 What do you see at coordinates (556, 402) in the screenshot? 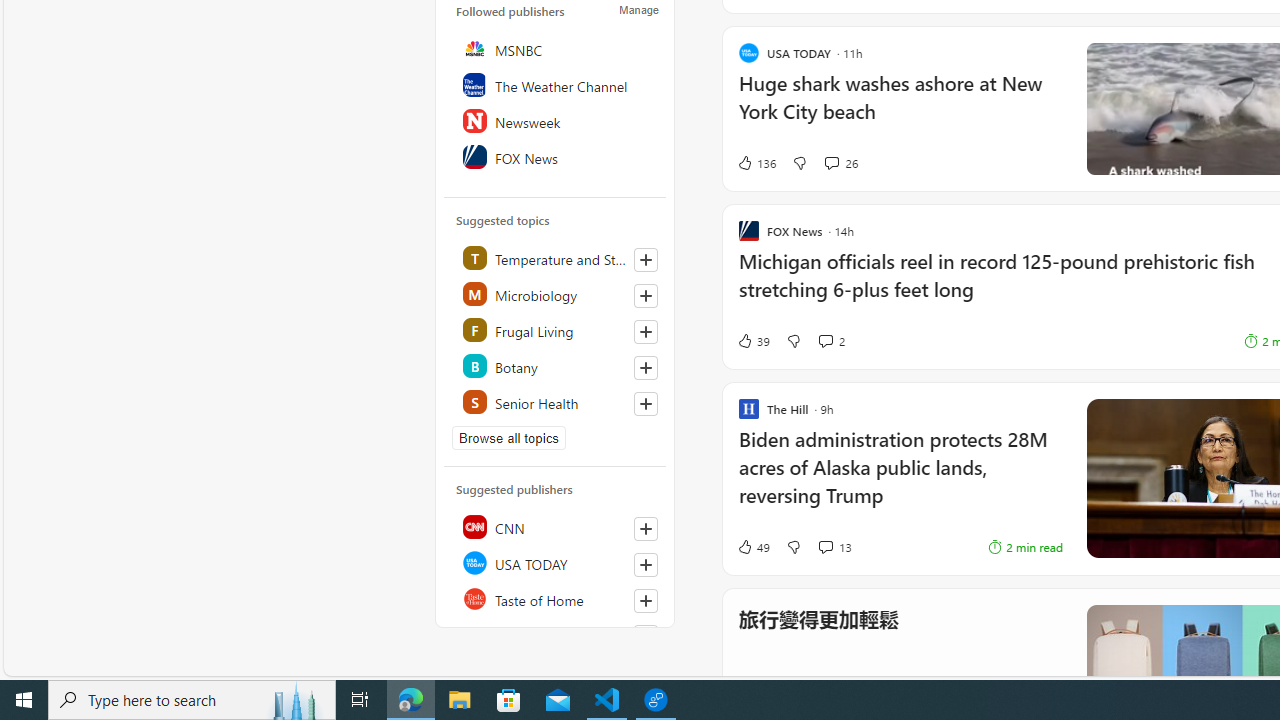
I see `'Class: highlight'` at bounding box center [556, 402].